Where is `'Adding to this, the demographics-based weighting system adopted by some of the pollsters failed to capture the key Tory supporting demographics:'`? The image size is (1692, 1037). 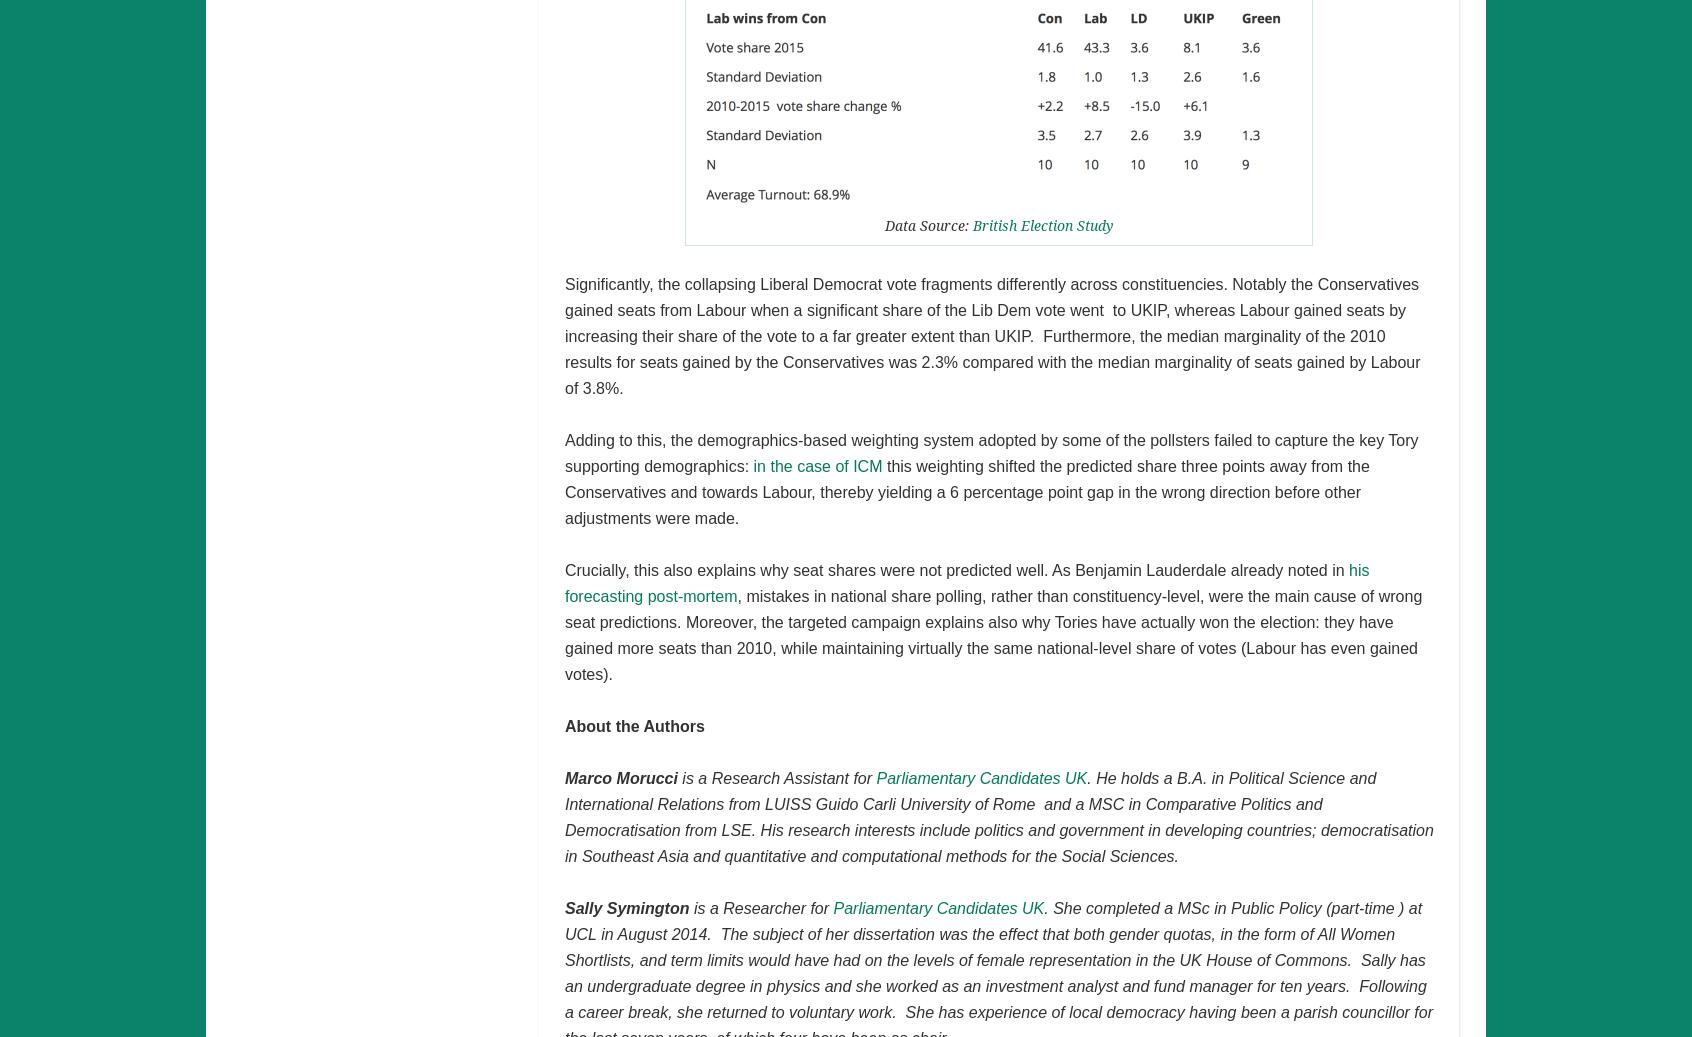 'Adding to this, the demographics-based weighting system adopted by some of the pollsters failed to capture the key Tory supporting demographics:' is located at coordinates (990, 451).